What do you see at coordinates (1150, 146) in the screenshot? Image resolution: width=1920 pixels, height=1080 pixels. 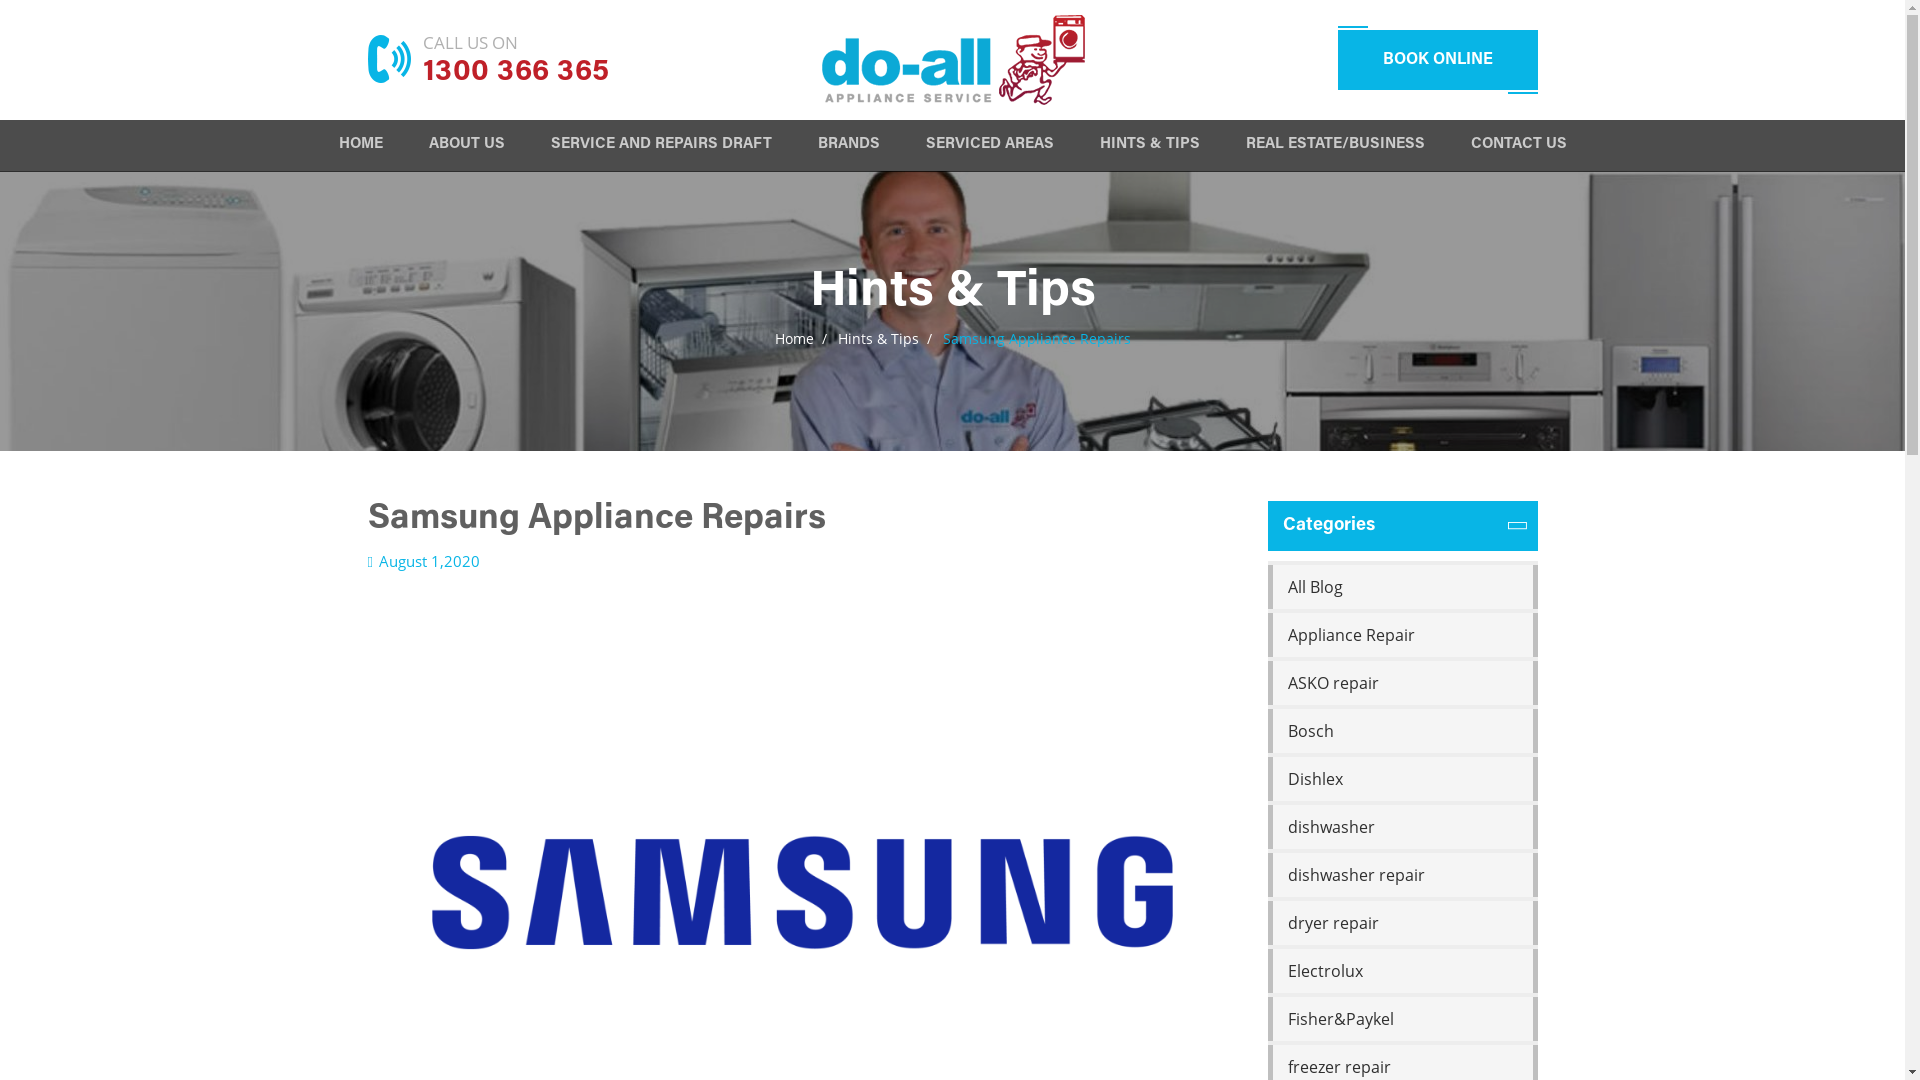 I see `'HINTS & TIPS'` at bounding box center [1150, 146].